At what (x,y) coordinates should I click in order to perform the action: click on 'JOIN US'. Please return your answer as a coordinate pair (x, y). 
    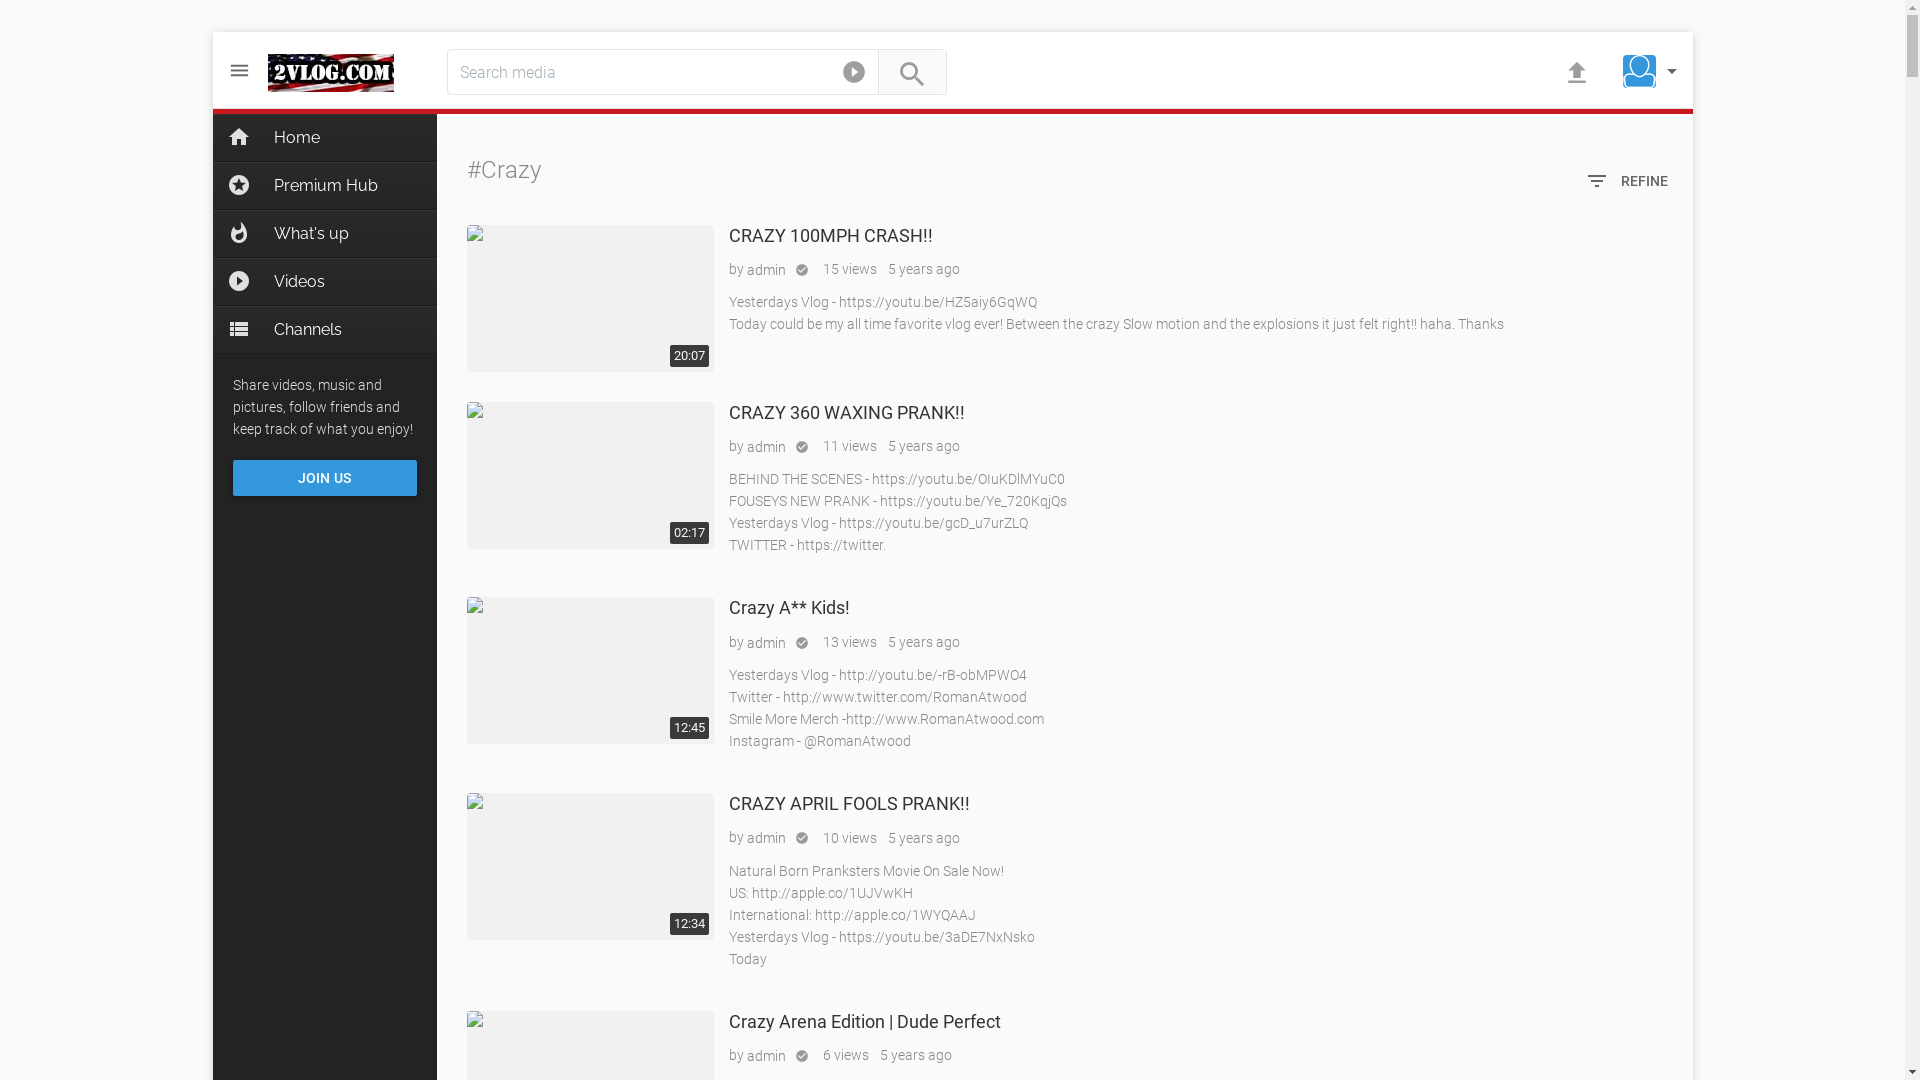
    Looking at the image, I should click on (324, 478).